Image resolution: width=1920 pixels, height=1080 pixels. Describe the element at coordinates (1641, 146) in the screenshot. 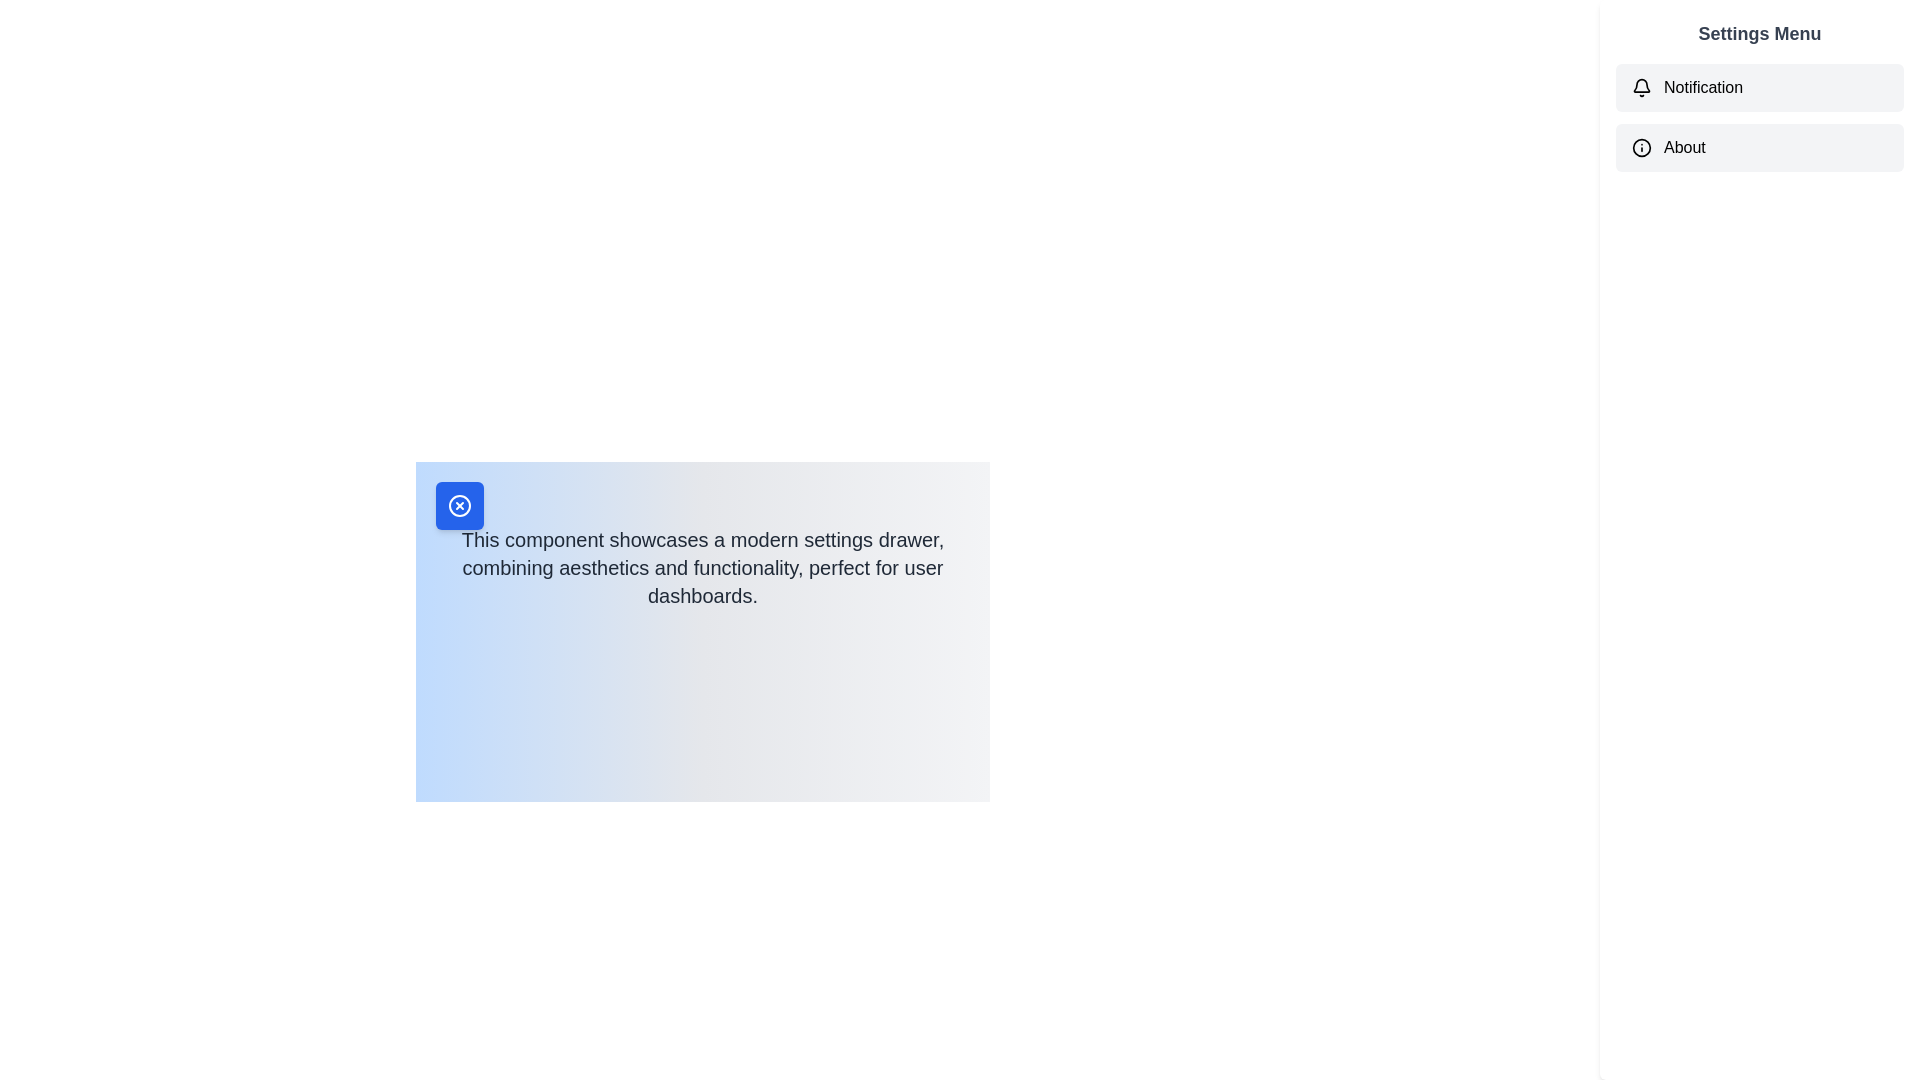

I see `the icon located in the left part of the 'About' section in the Settings Menu, which provides information related to that section` at that location.